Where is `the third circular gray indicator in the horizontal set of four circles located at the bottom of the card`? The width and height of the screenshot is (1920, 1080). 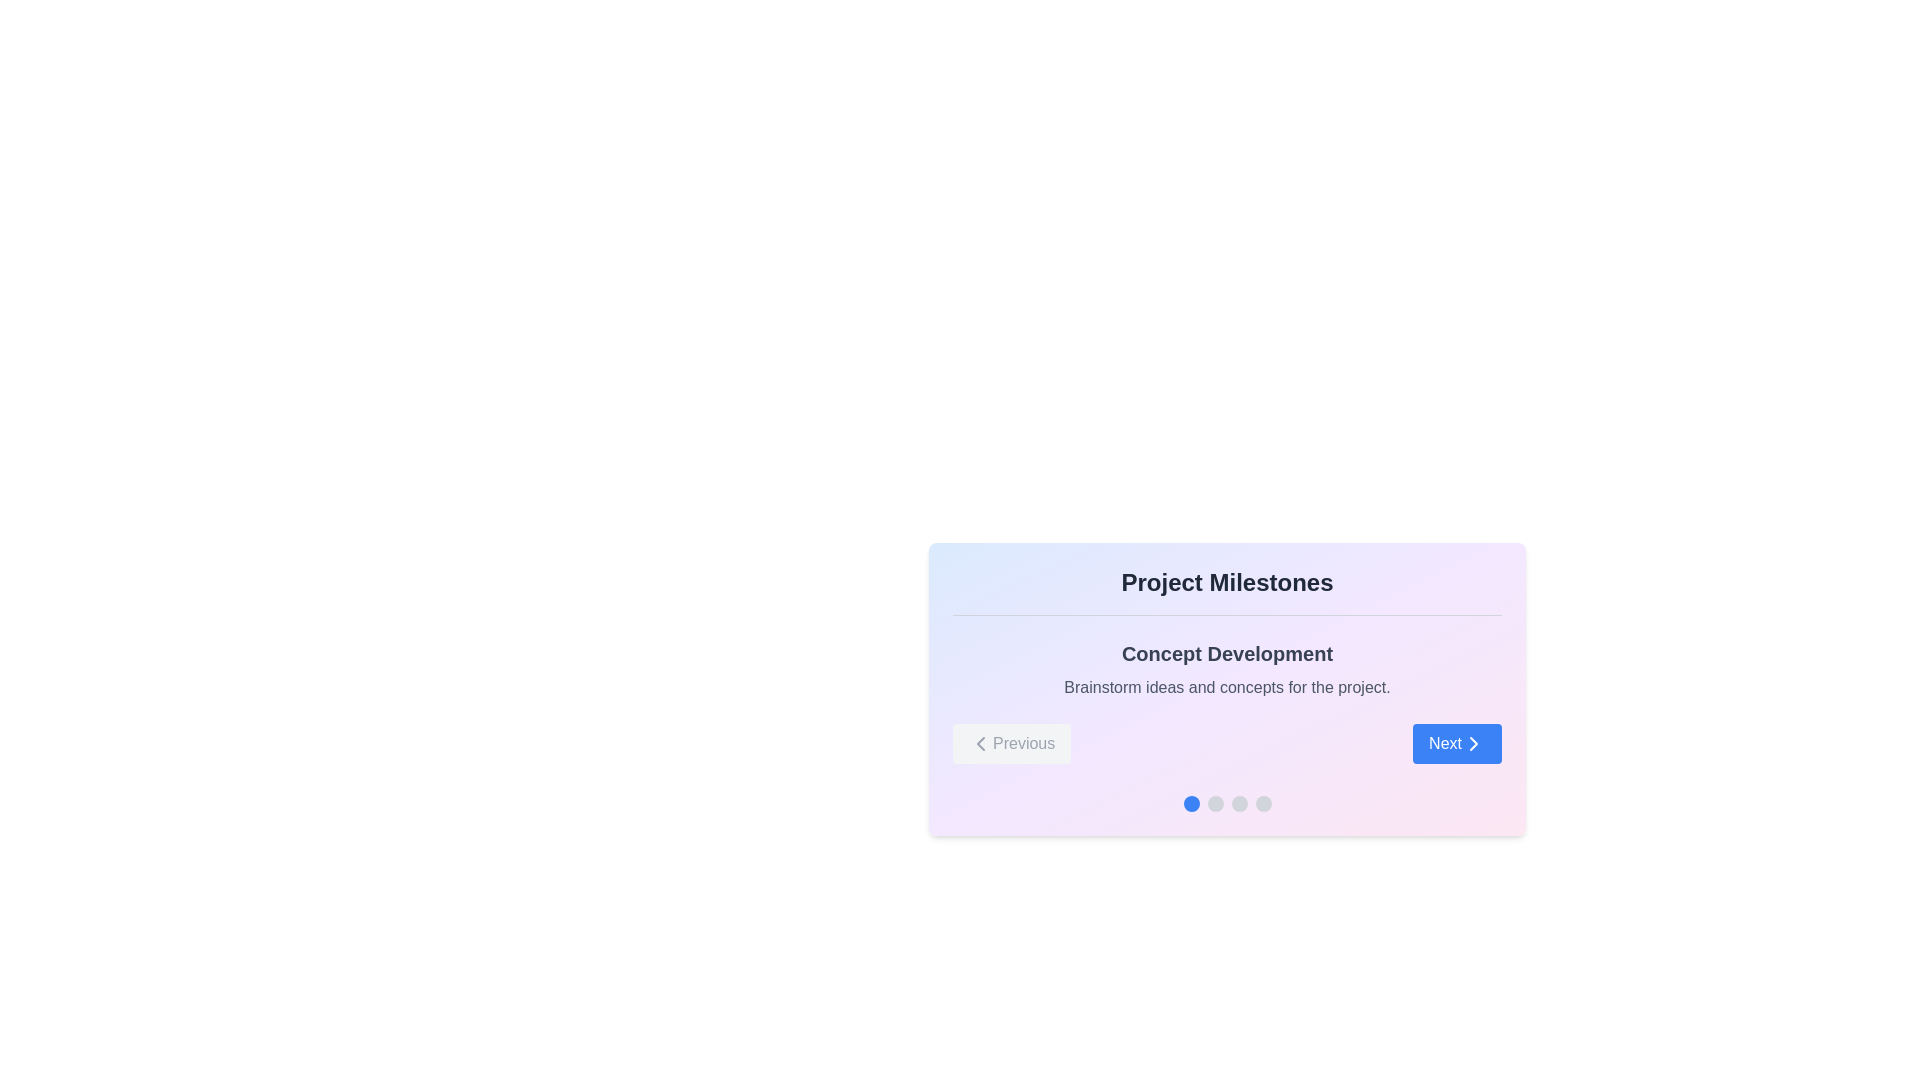
the third circular gray indicator in the horizontal set of four circles located at the bottom of the card is located at coordinates (1238, 802).